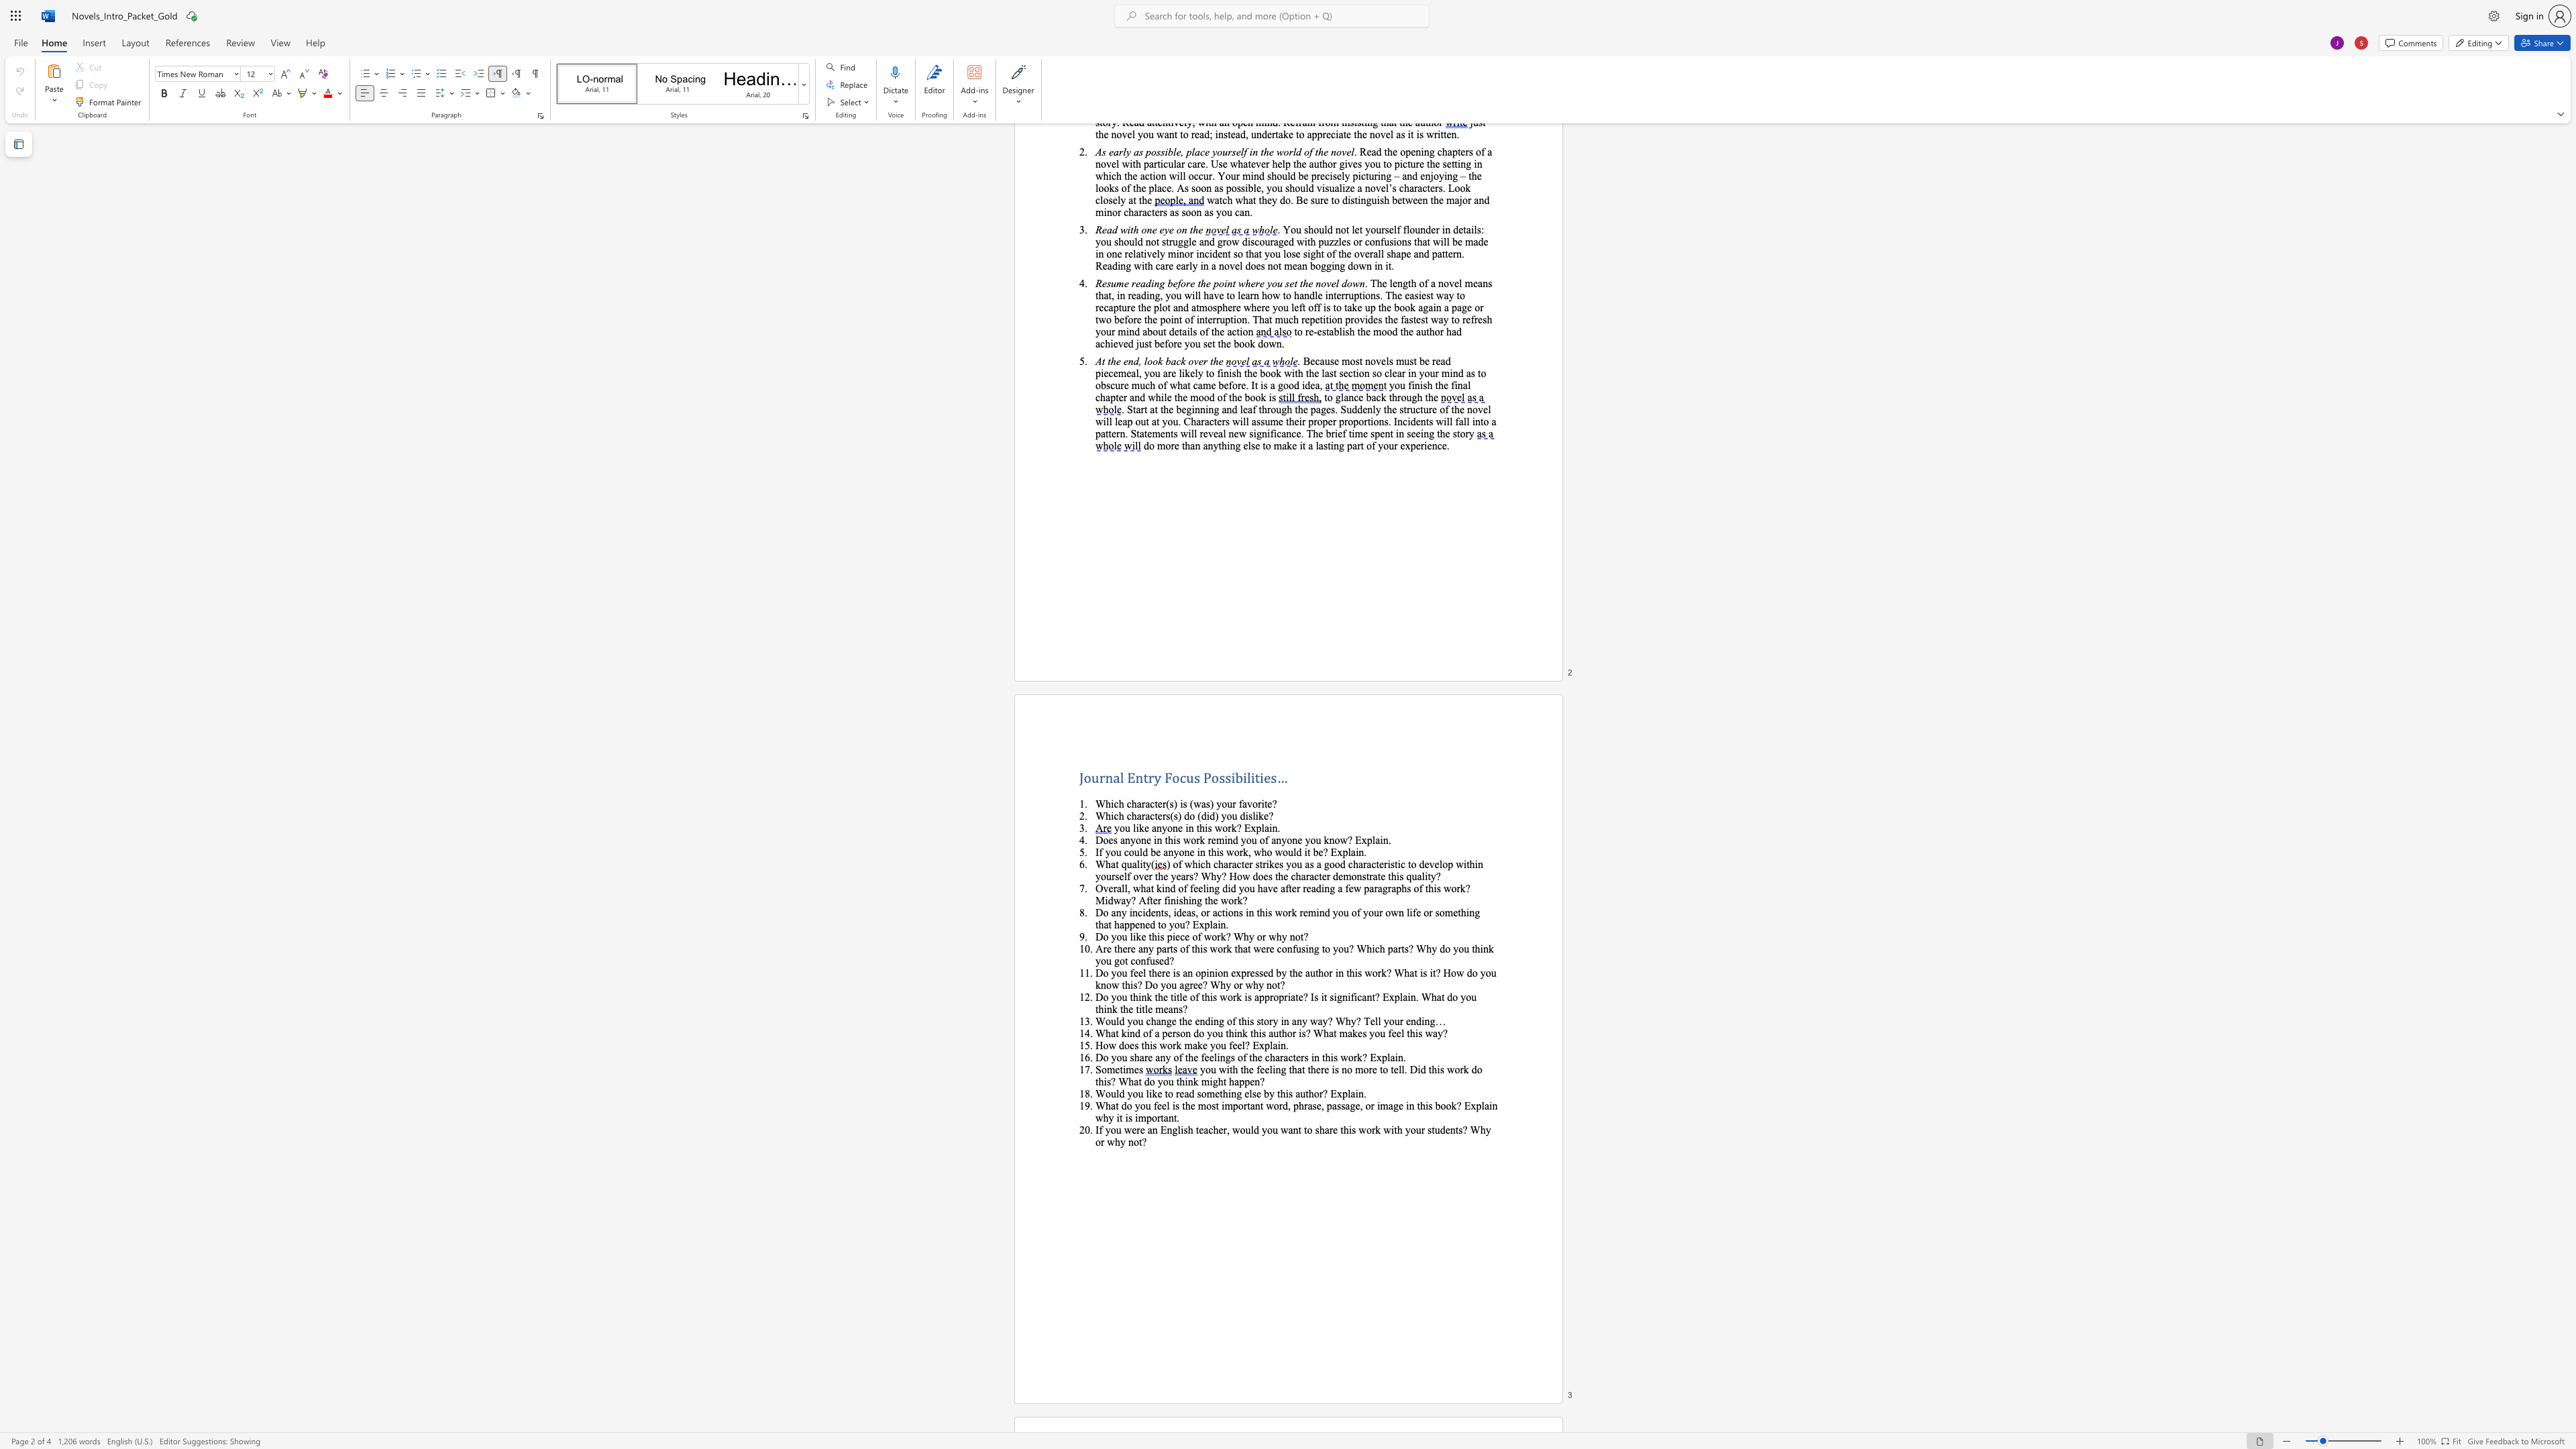 The image size is (2576, 1449). Describe the element at coordinates (1360, 839) in the screenshot. I see `the subset text "xplain." within the text "Does anyone in this work remind you of anyone you know? Explain."` at that location.